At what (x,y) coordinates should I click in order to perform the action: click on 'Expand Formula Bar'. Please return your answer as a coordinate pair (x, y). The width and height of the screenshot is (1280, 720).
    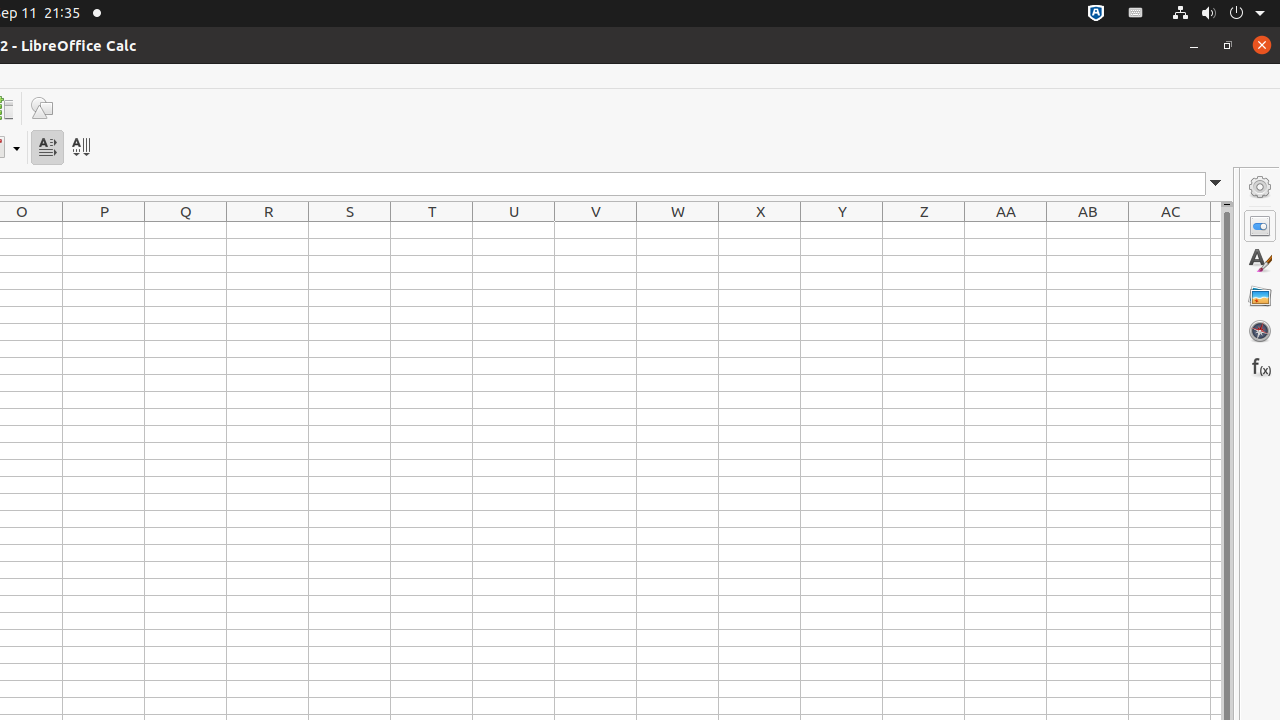
    Looking at the image, I should click on (1215, 184).